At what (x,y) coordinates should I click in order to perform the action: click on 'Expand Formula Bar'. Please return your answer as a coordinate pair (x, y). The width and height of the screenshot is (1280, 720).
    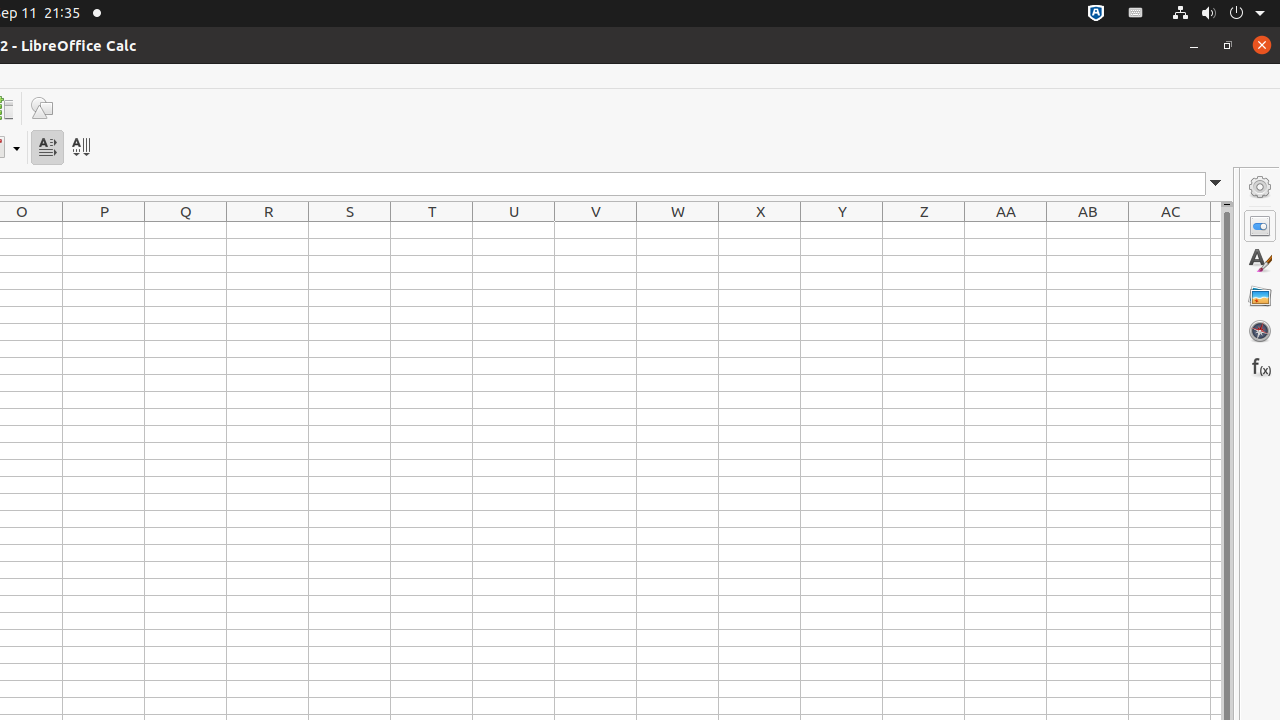
    Looking at the image, I should click on (1215, 184).